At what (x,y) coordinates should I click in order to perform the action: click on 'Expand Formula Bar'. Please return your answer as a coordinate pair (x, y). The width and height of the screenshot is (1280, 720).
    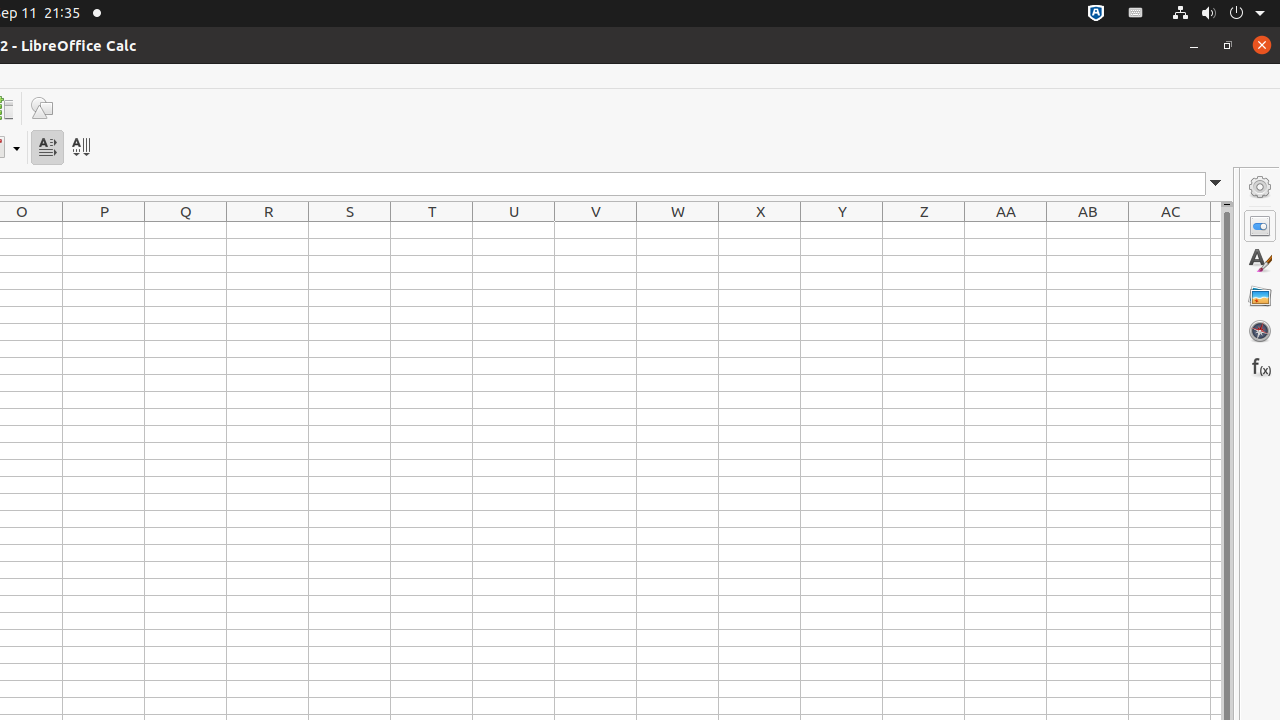
    Looking at the image, I should click on (1215, 184).